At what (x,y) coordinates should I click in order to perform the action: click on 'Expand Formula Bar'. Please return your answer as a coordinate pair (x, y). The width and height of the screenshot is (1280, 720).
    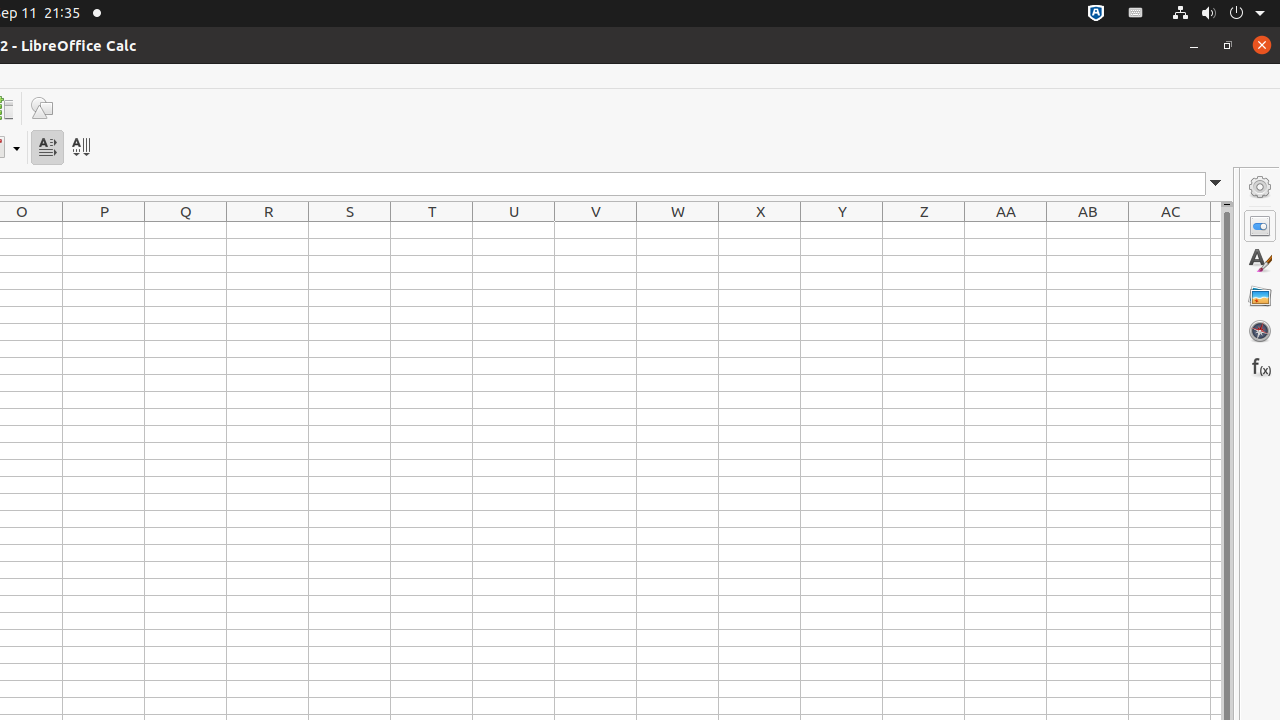
    Looking at the image, I should click on (1215, 184).